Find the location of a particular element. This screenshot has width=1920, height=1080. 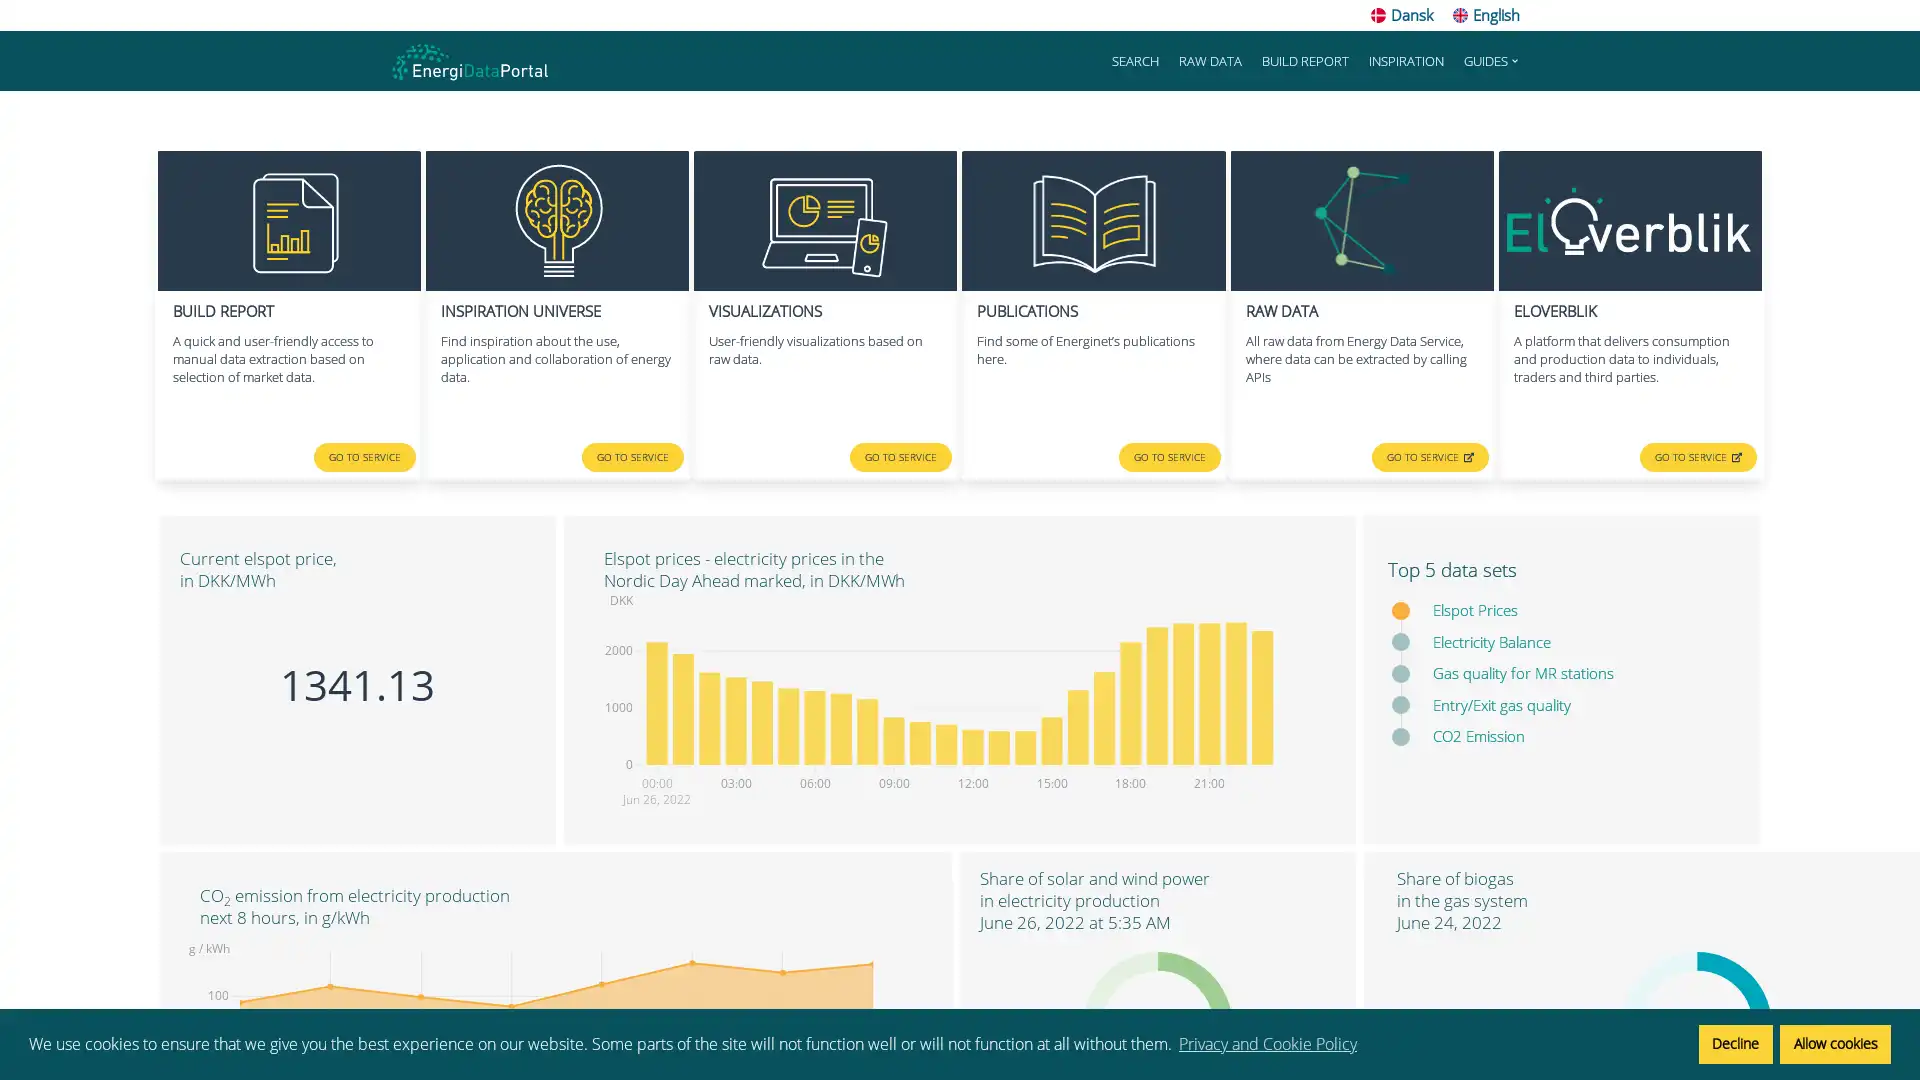

deny cookies is located at coordinates (1733, 1043).